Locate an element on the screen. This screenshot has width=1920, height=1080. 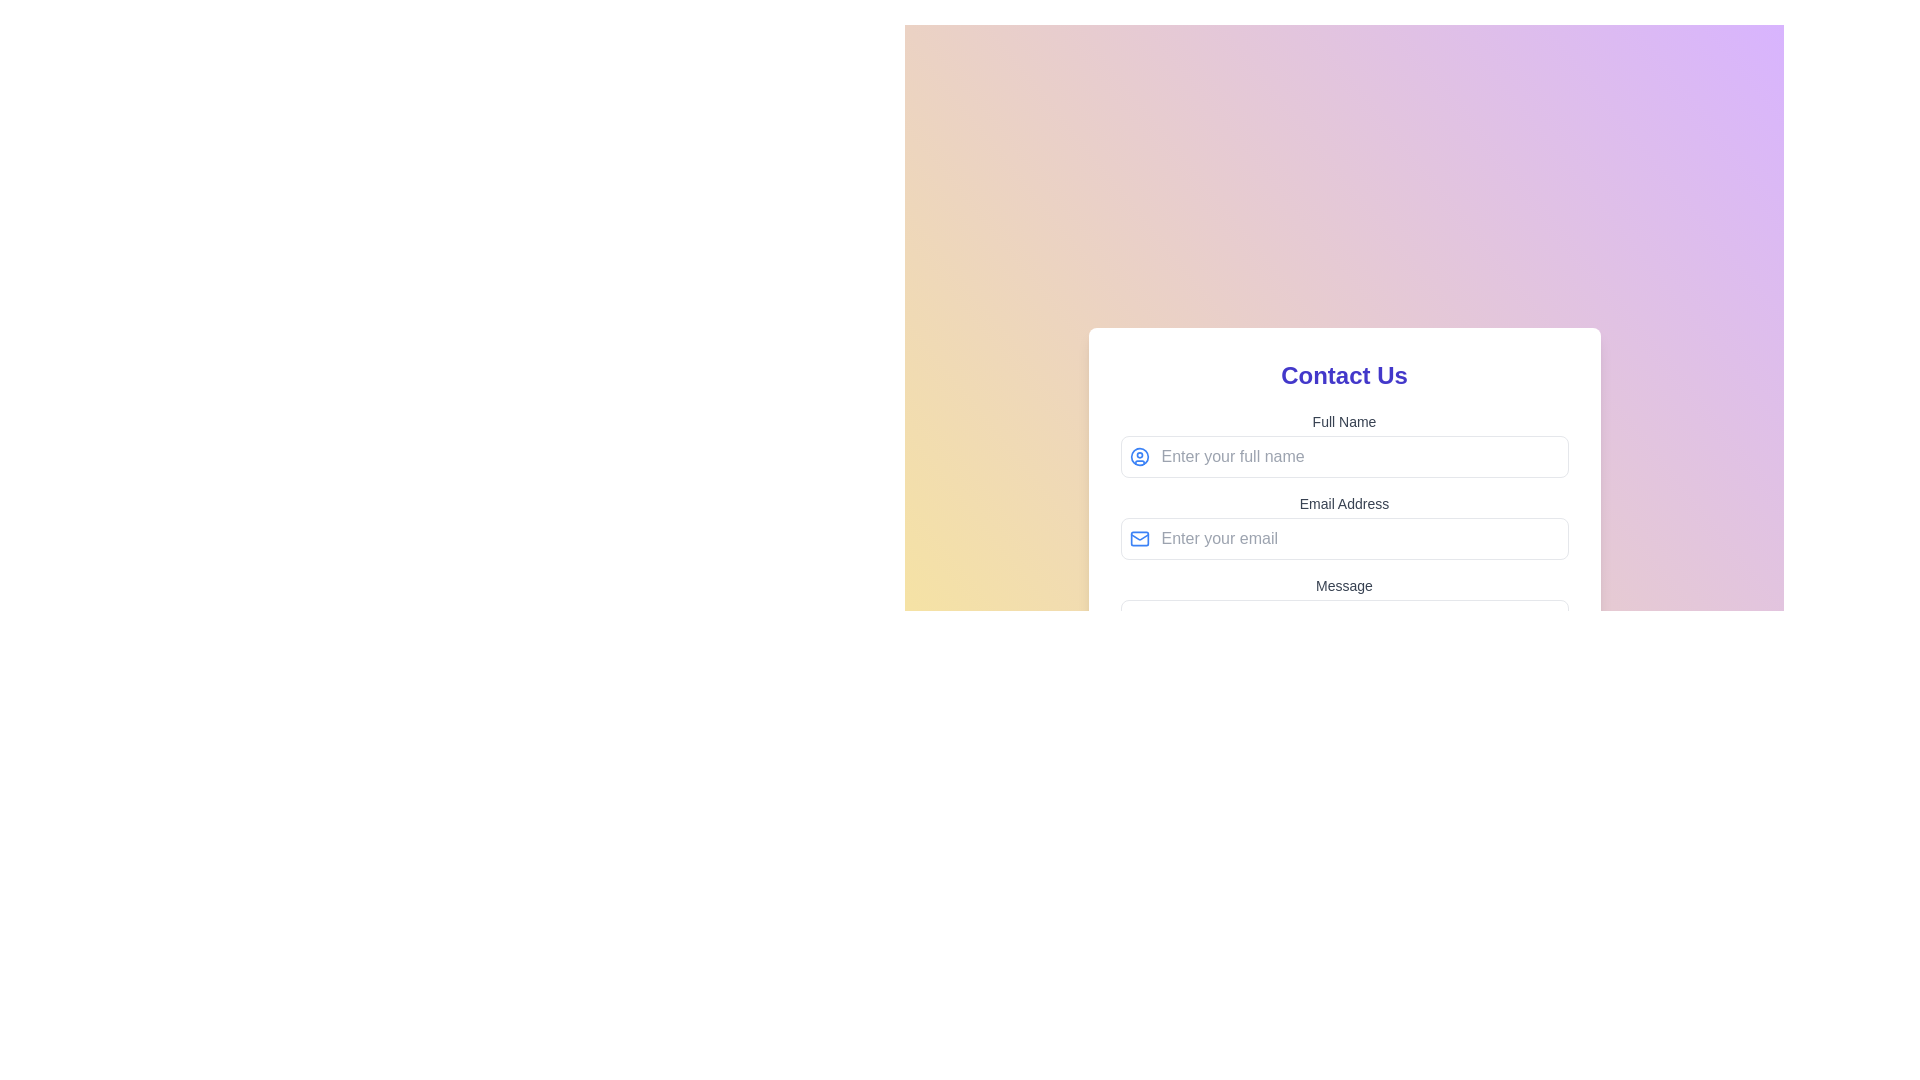
the rounded rectangle graphical icon component located on the left side of the 'Email Address' input field group is located at coordinates (1139, 538).